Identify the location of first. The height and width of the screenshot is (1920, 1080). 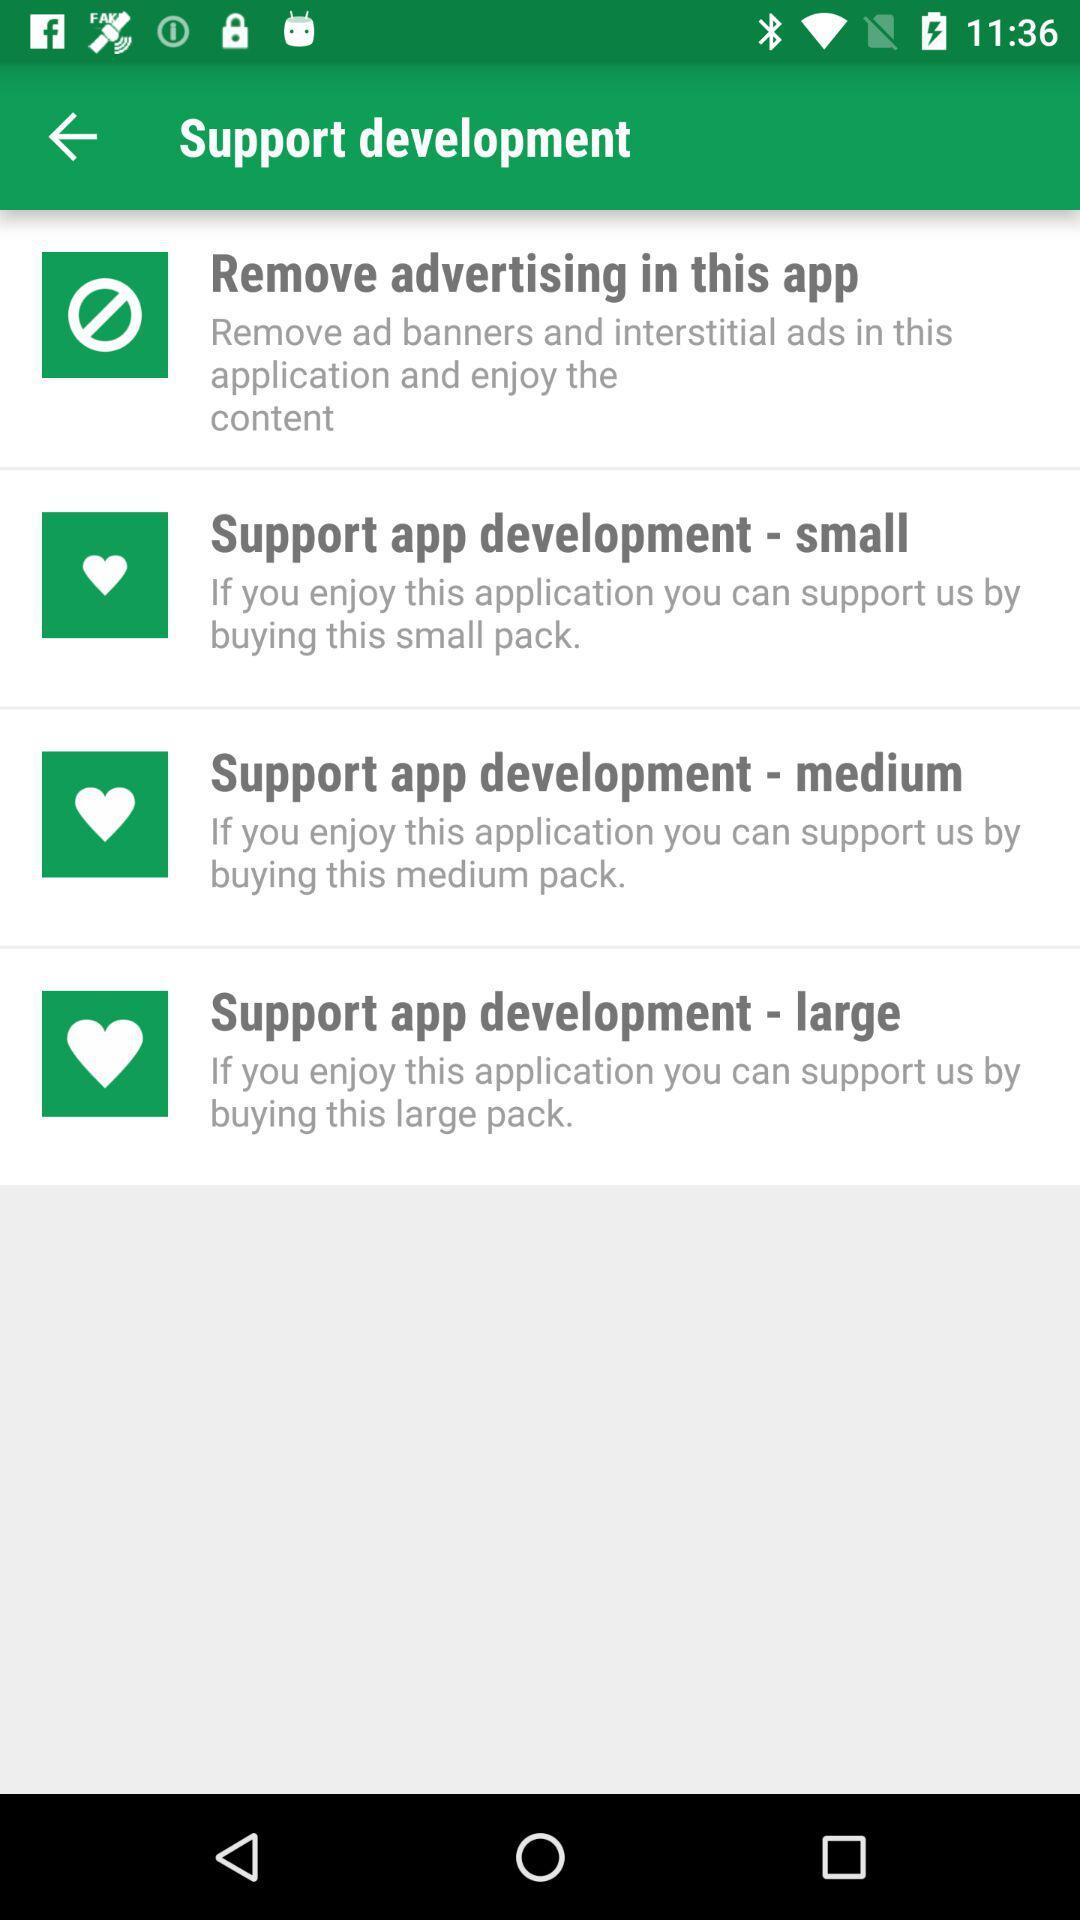
(72, 135).